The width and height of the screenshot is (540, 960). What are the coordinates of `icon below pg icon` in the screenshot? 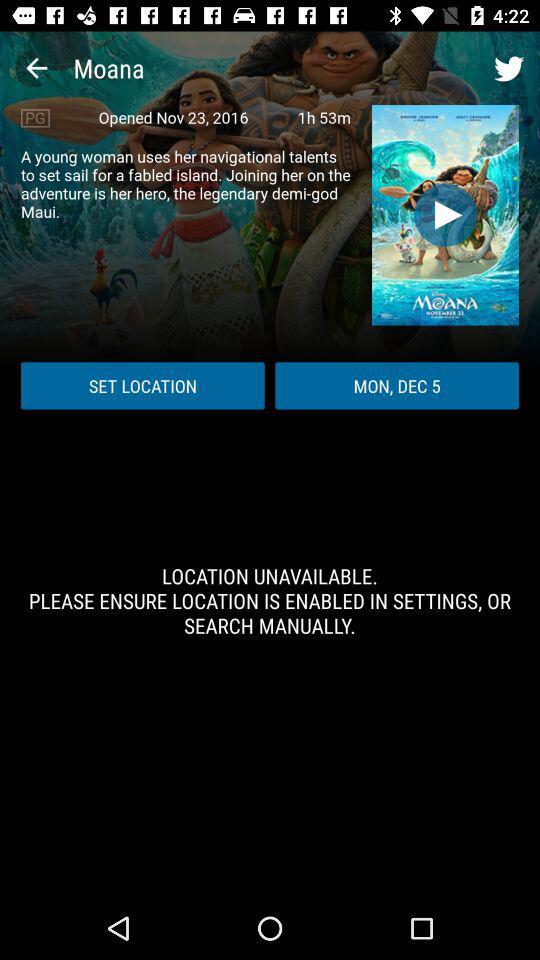 It's located at (185, 184).